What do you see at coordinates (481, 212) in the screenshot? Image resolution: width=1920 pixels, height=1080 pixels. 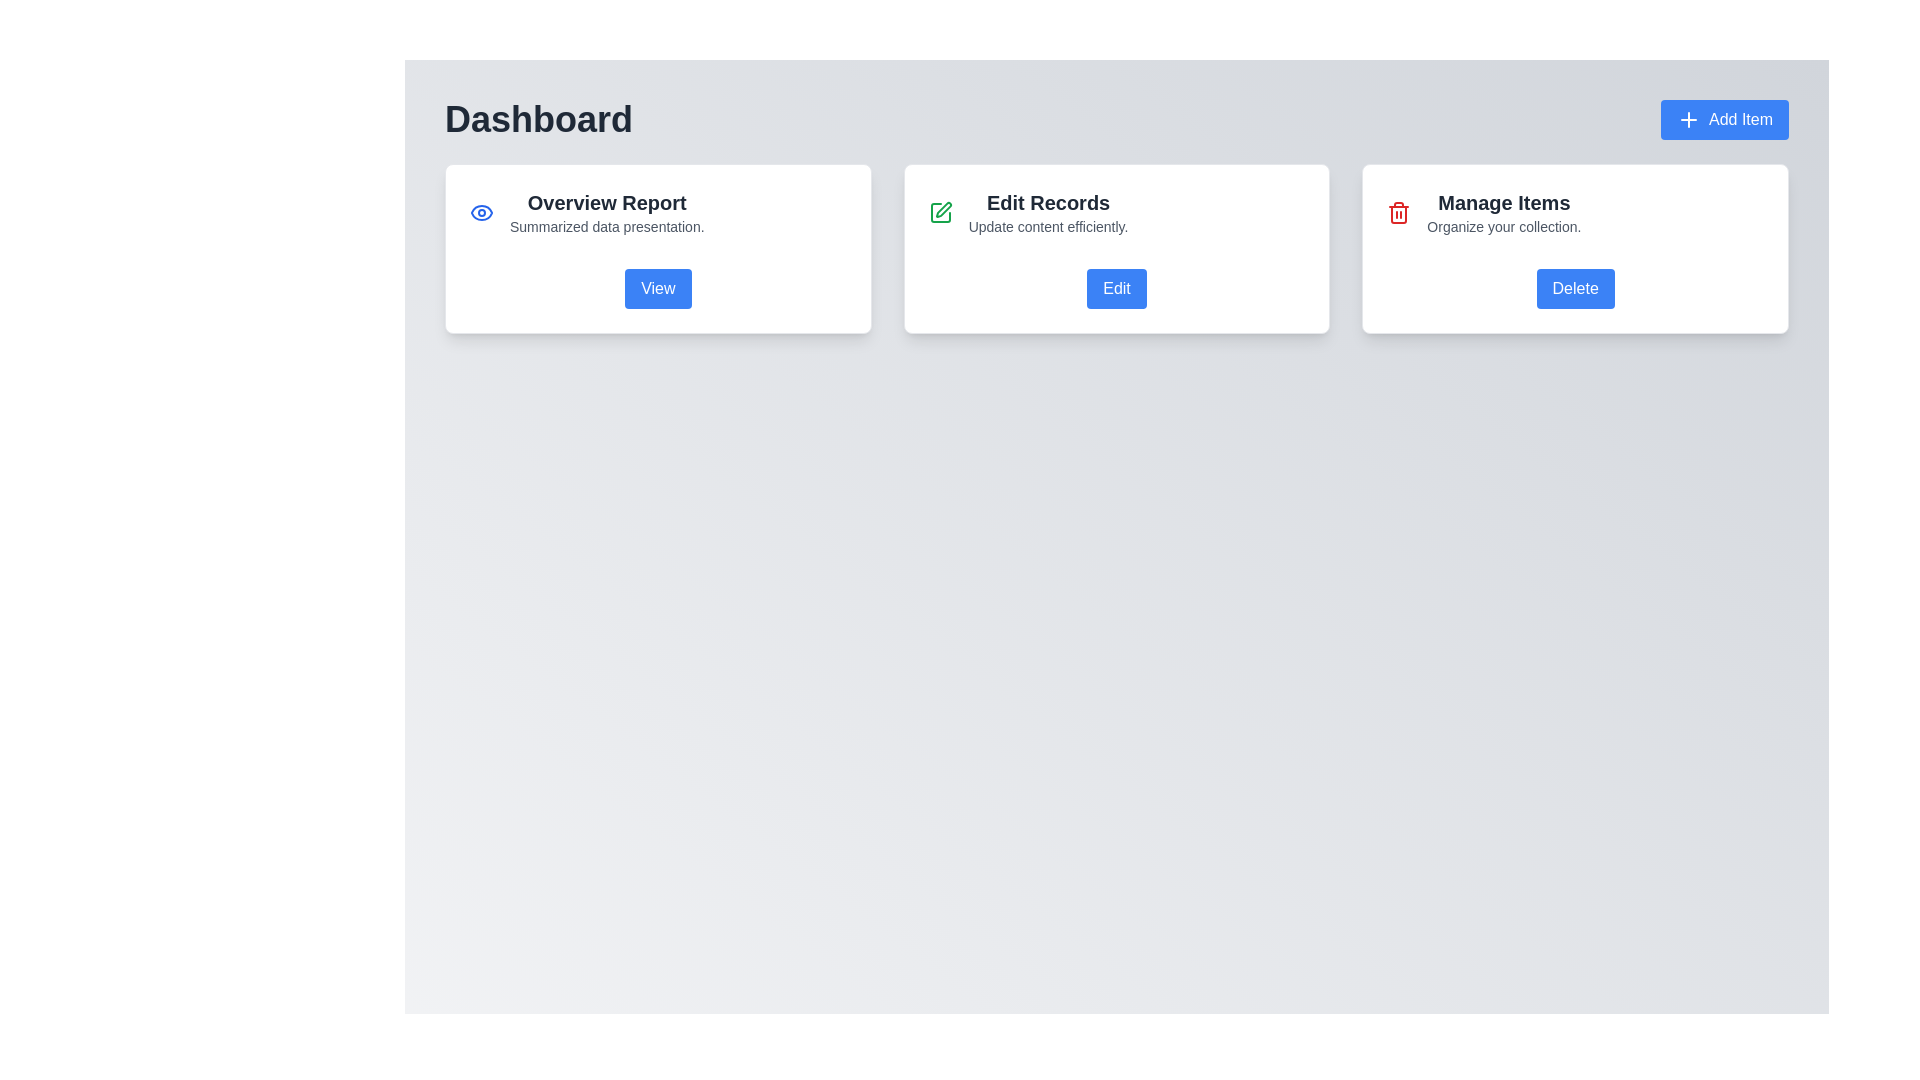 I see `the icon located at the top-left corner of the 'Overview Report' card, which represents viewing or monitoring data` at bounding box center [481, 212].